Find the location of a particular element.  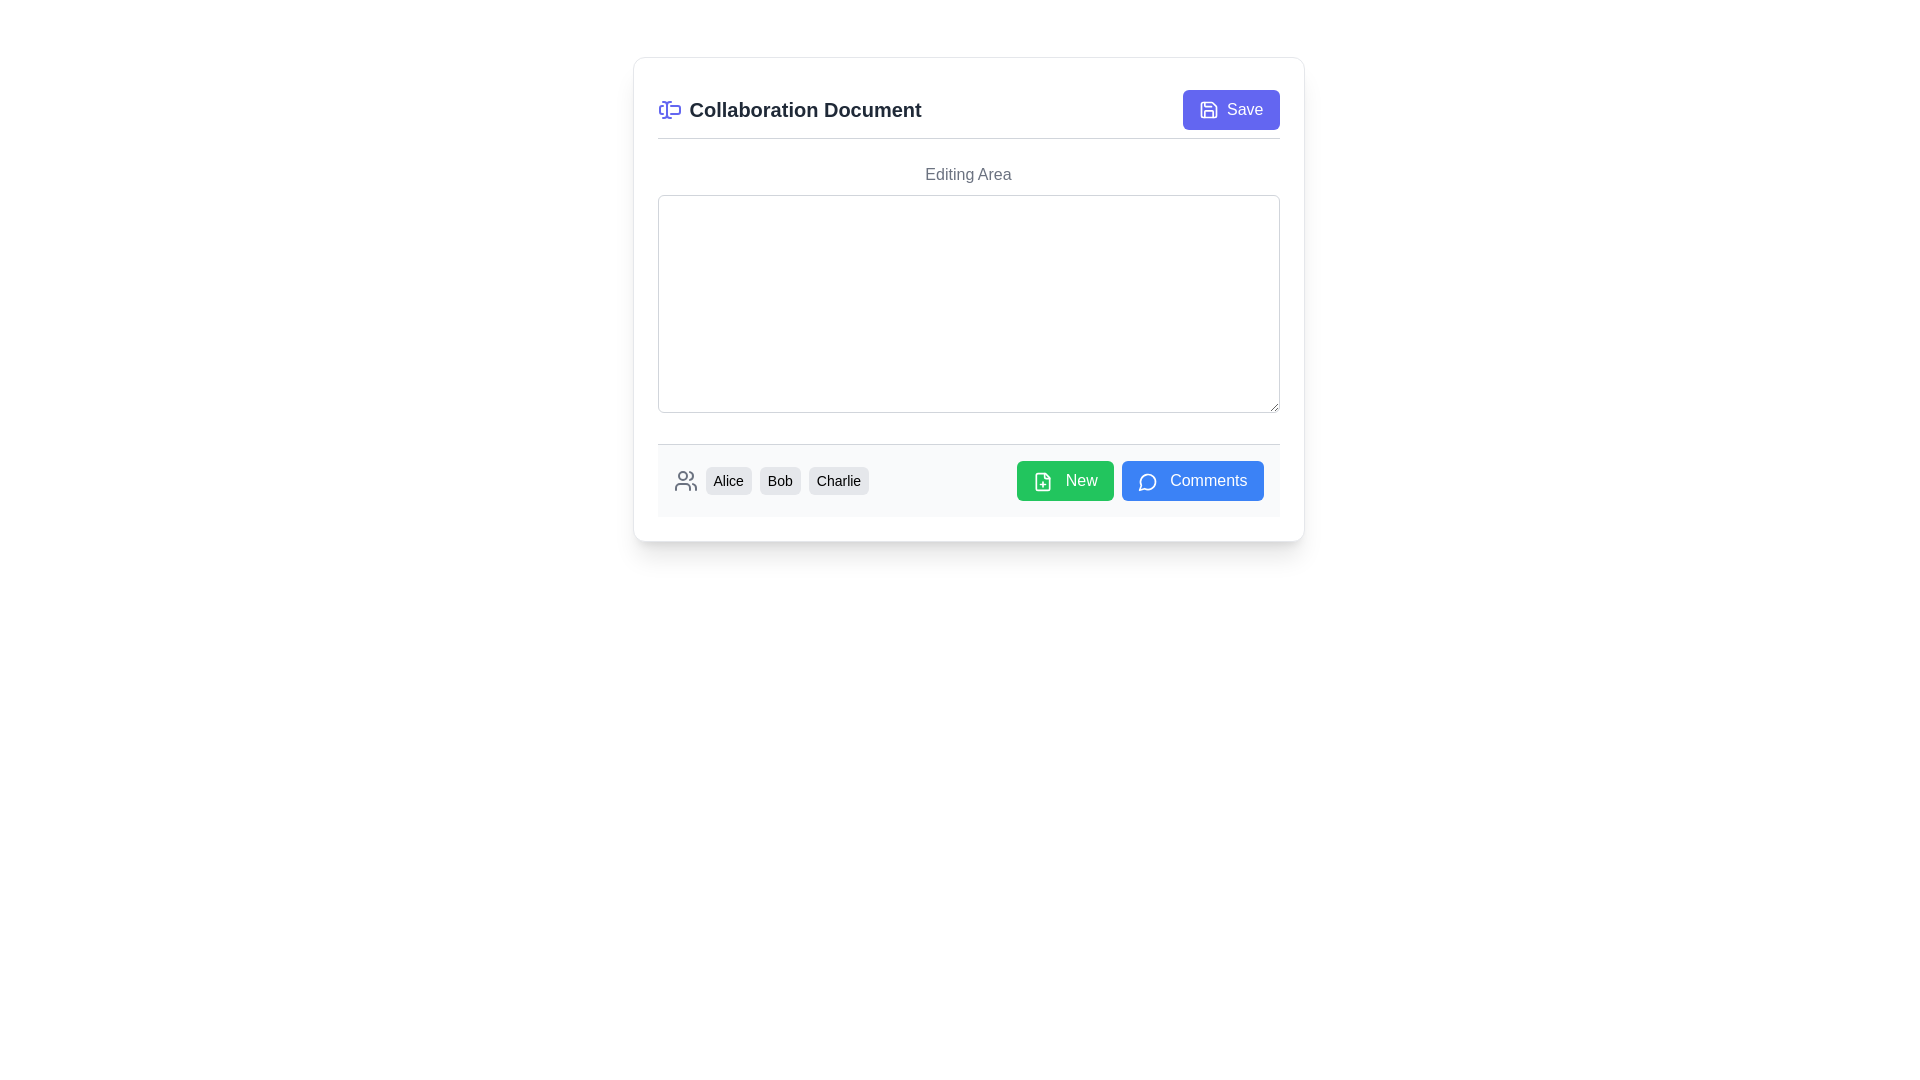

on the label containing the name 'Bob', which is the central label among three adjacent labels styled with rounded corners is located at coordinates (786, 481).